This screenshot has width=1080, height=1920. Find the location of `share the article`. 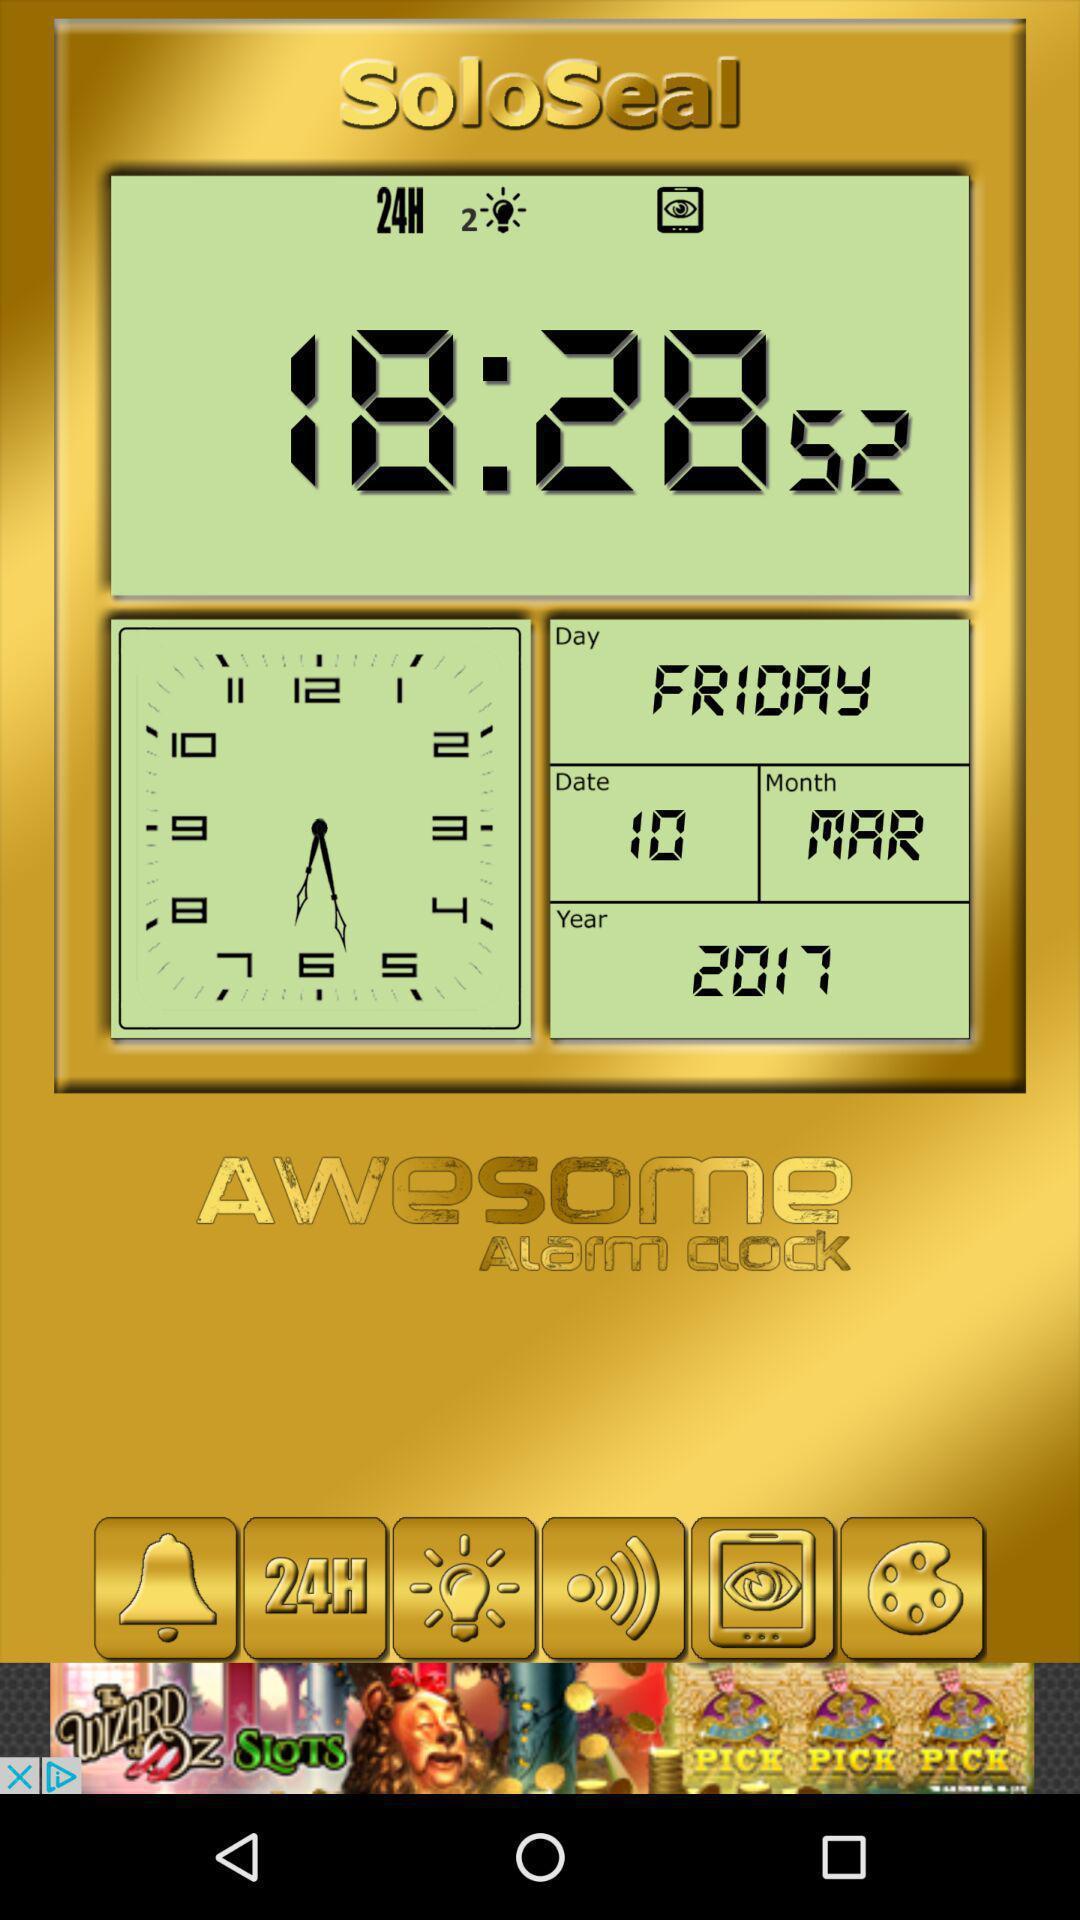

share the article is located at coordinates (540, 1727).